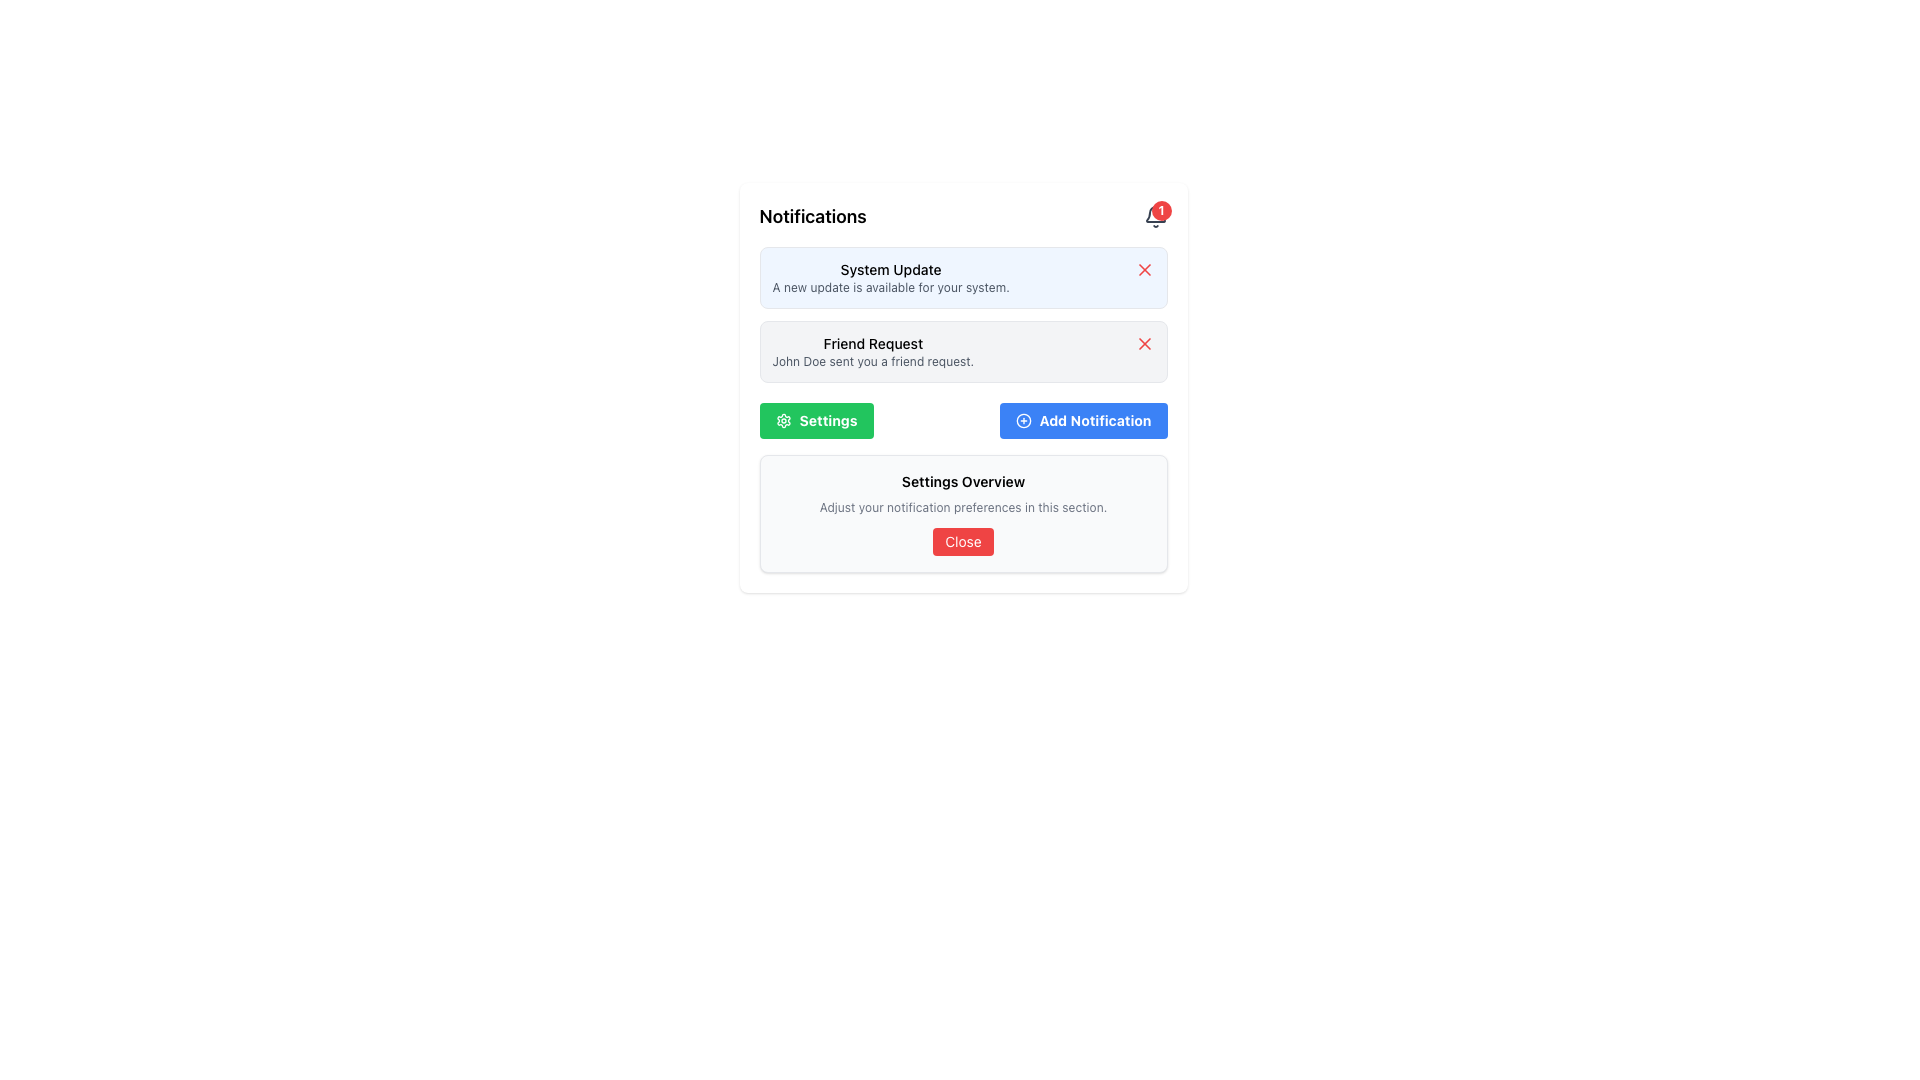  Describe the element at coordinates (963, 542) in the screenshot. I see `the close button located at the bottom of the 'Settings Overview' section` at that location.